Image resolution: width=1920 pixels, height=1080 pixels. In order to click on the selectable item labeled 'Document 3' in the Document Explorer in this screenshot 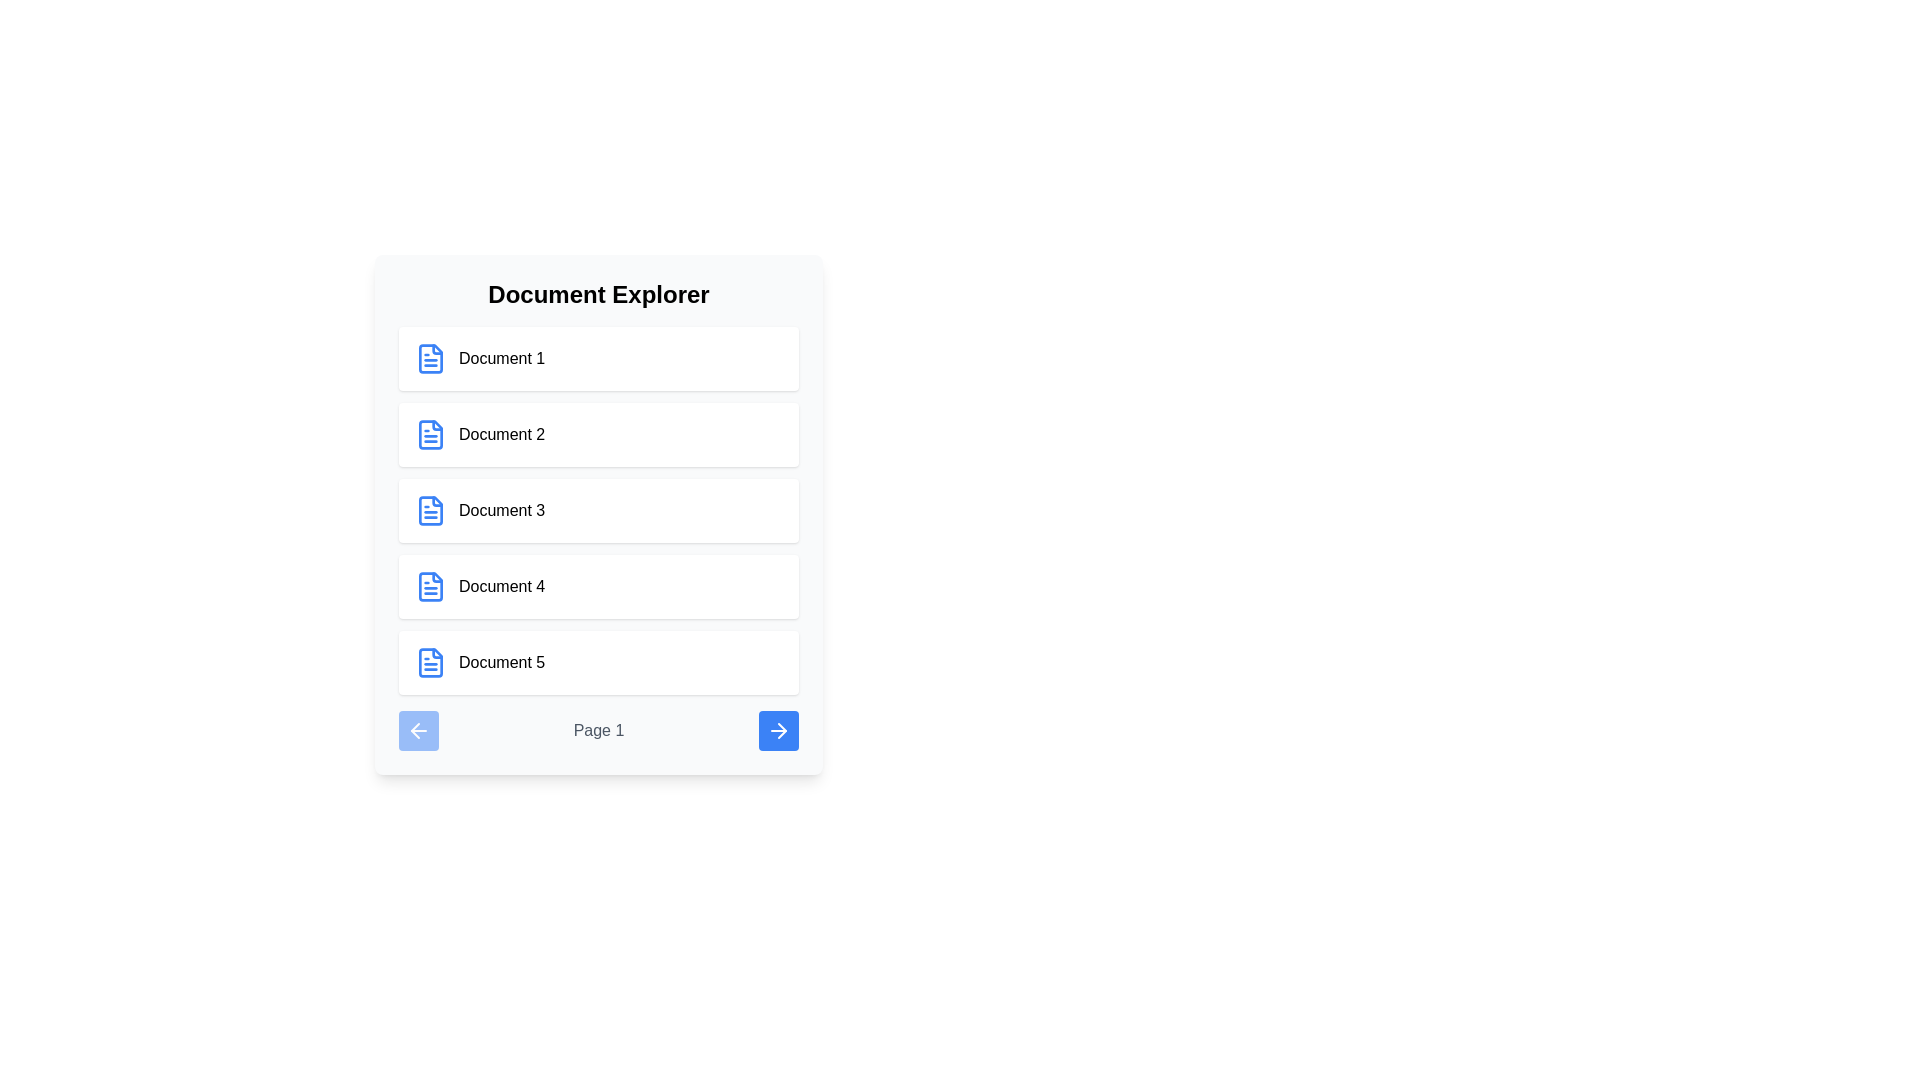, I will do `click(598, 509)`.